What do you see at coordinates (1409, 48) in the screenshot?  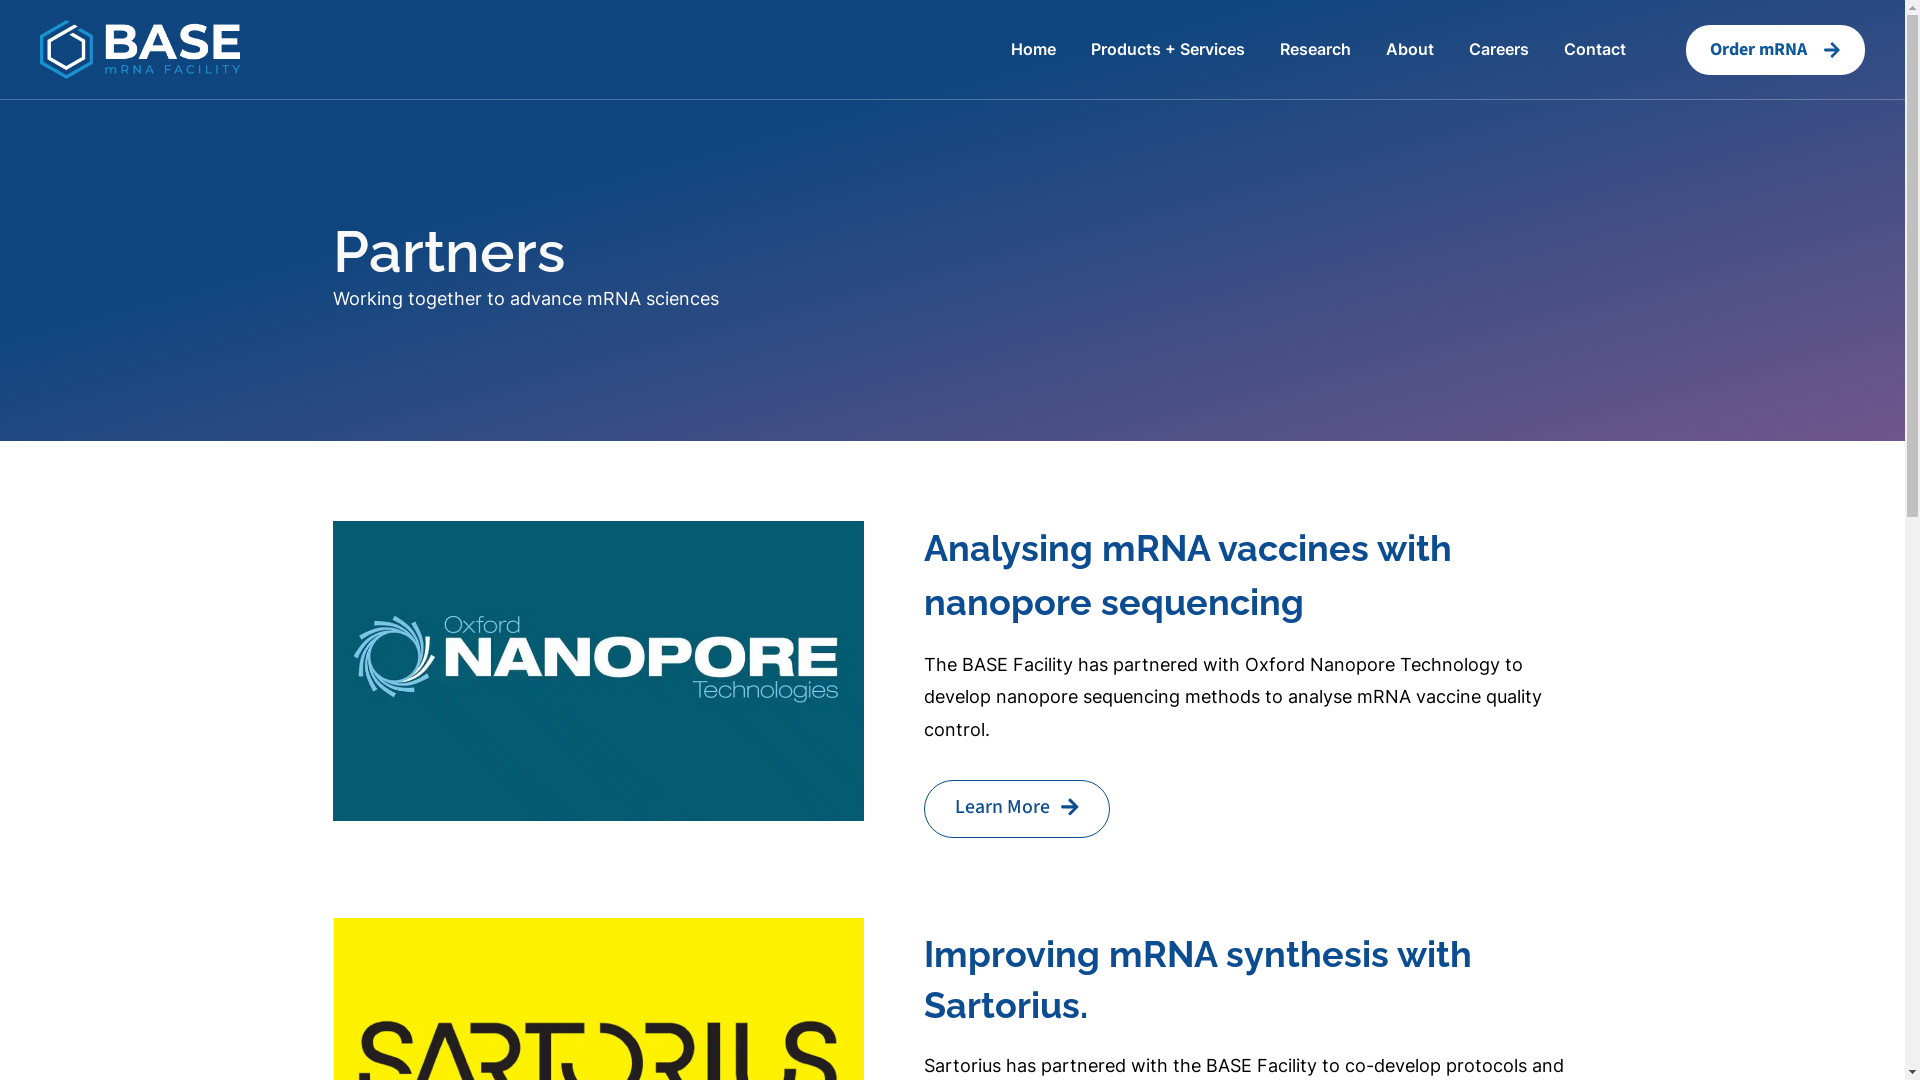 I see `'About'` at bounding box center [1409, 48].